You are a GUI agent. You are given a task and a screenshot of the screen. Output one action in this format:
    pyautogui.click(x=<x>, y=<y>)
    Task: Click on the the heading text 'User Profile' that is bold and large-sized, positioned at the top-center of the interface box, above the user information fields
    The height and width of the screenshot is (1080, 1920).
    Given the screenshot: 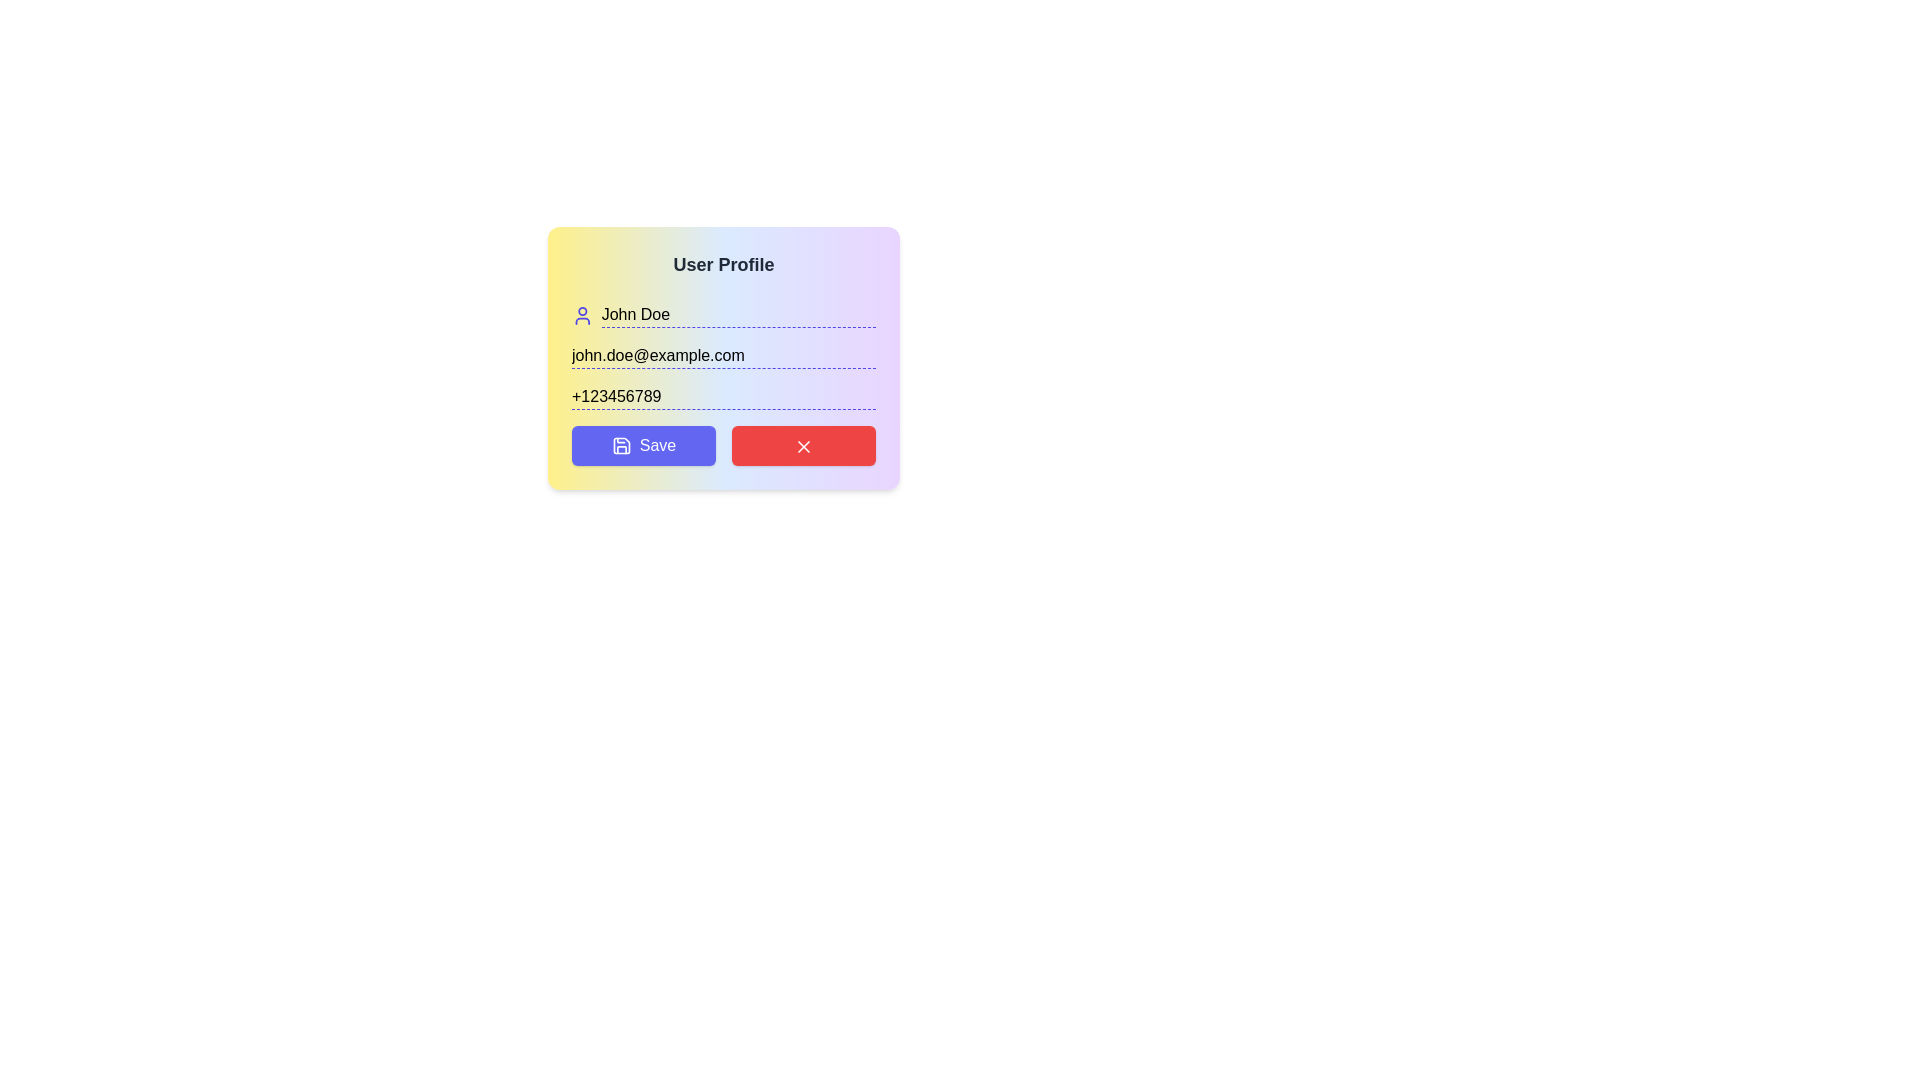 What is the action you would take?
    pyautogui.click(x=723, y=264)
    